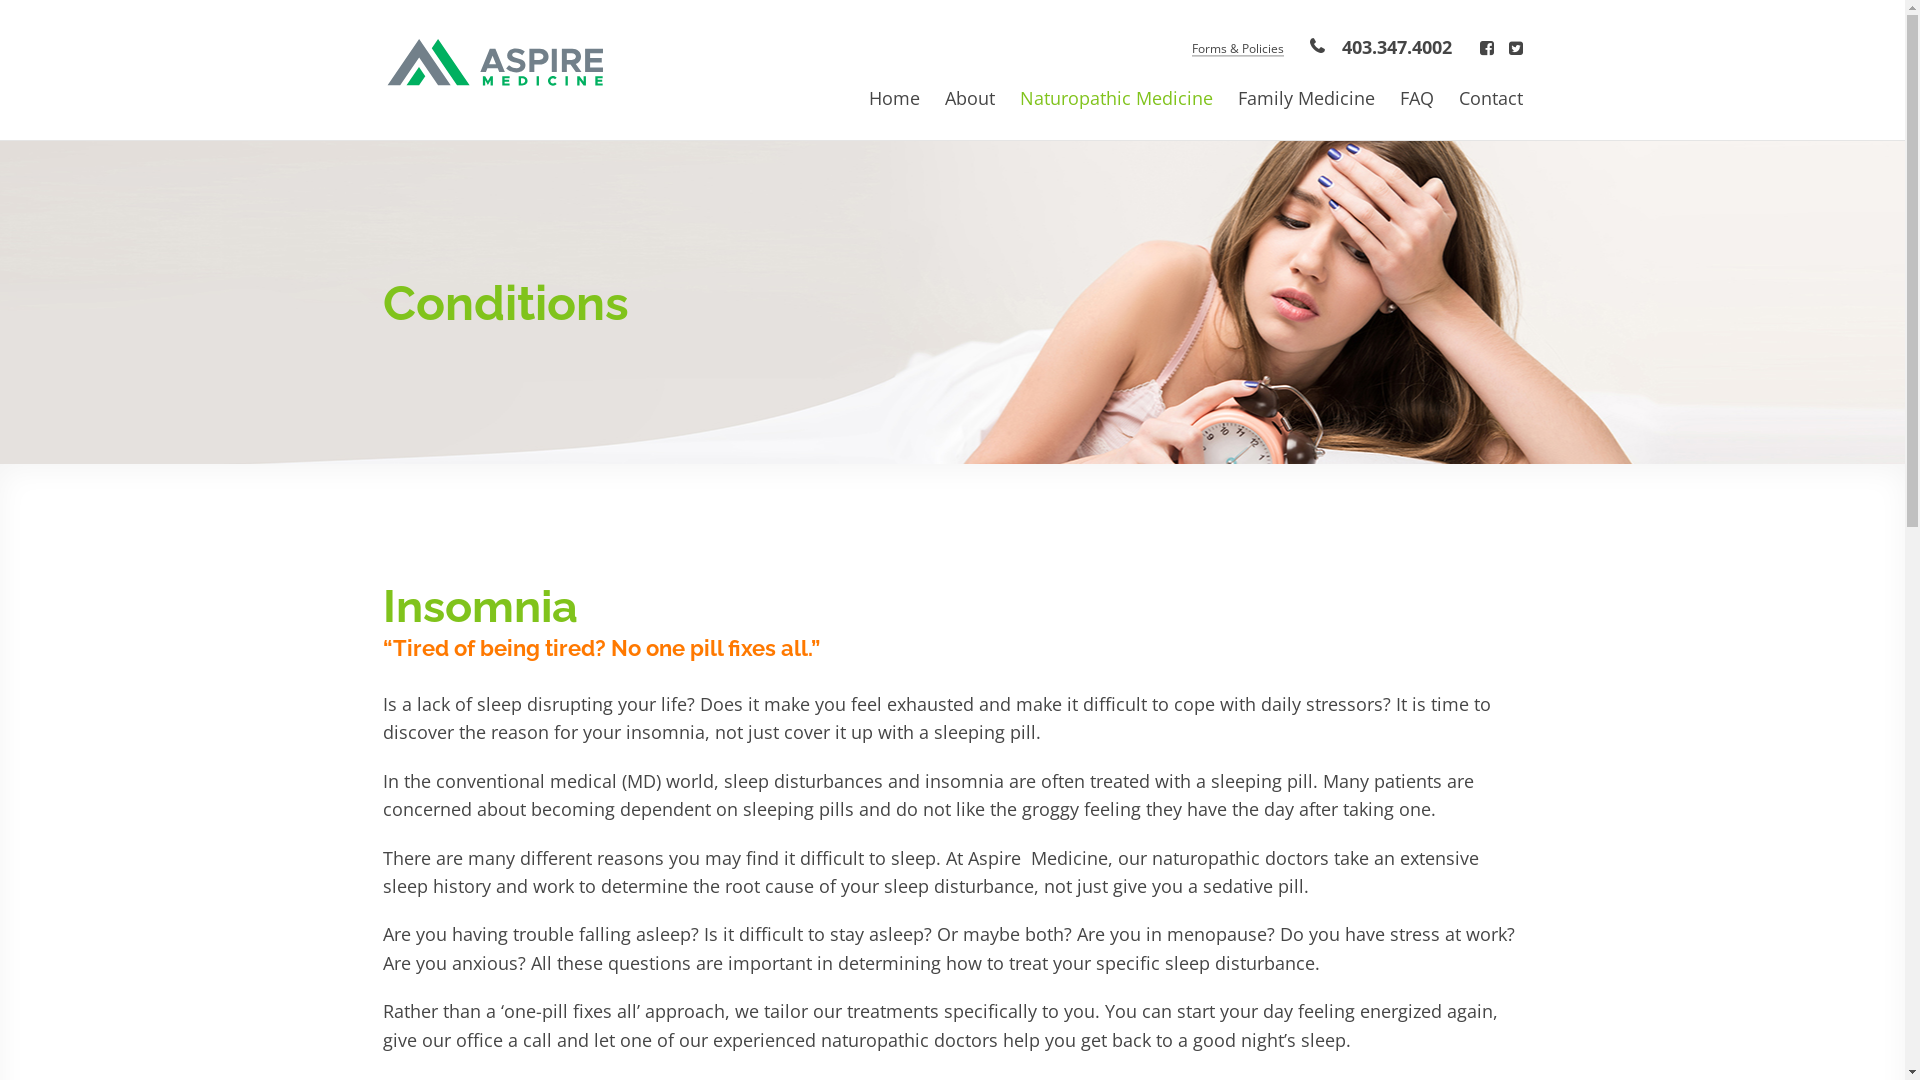 This screenshot has height=1080, width=1920. I want to click on 'Home', so click(868, 97).